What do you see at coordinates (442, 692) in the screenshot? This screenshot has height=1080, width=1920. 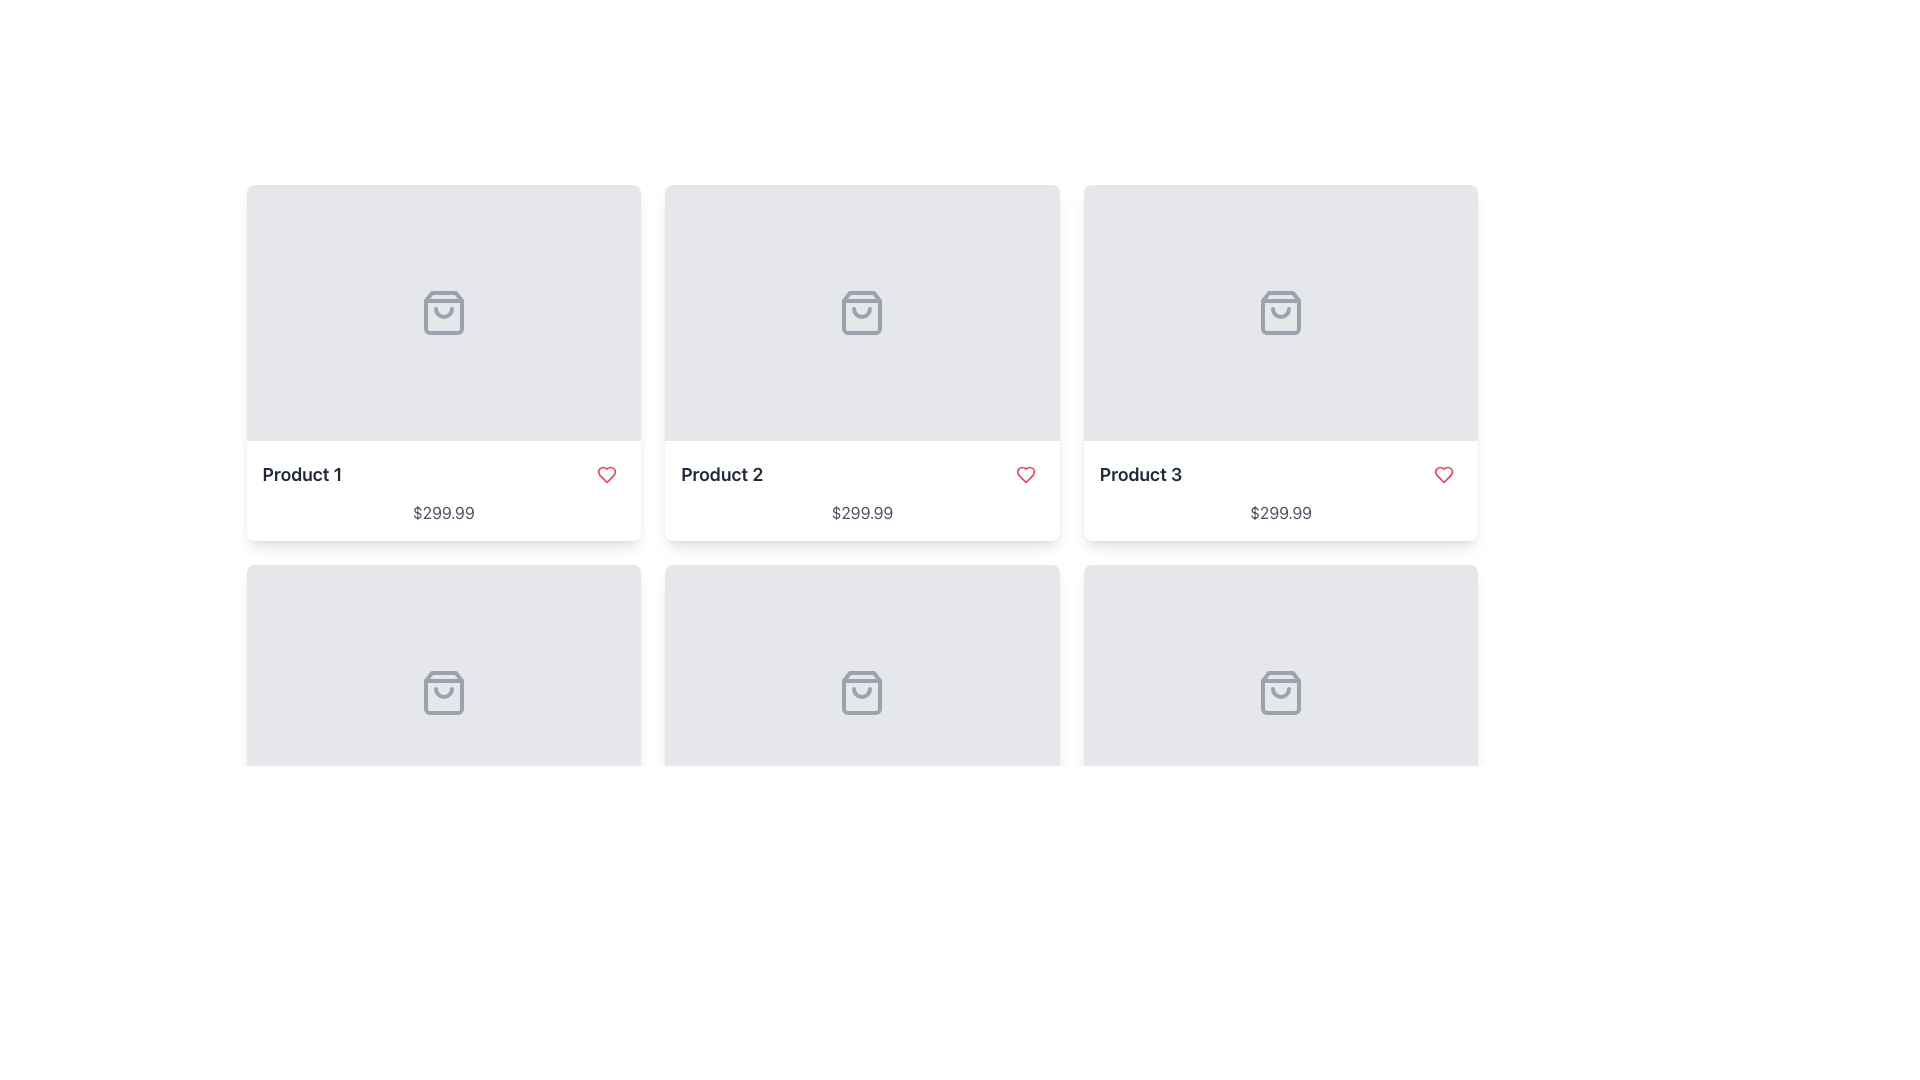 I see `the shopping bag icon located in the second row, second column of the grid layout` at bounding box center [442, 692].